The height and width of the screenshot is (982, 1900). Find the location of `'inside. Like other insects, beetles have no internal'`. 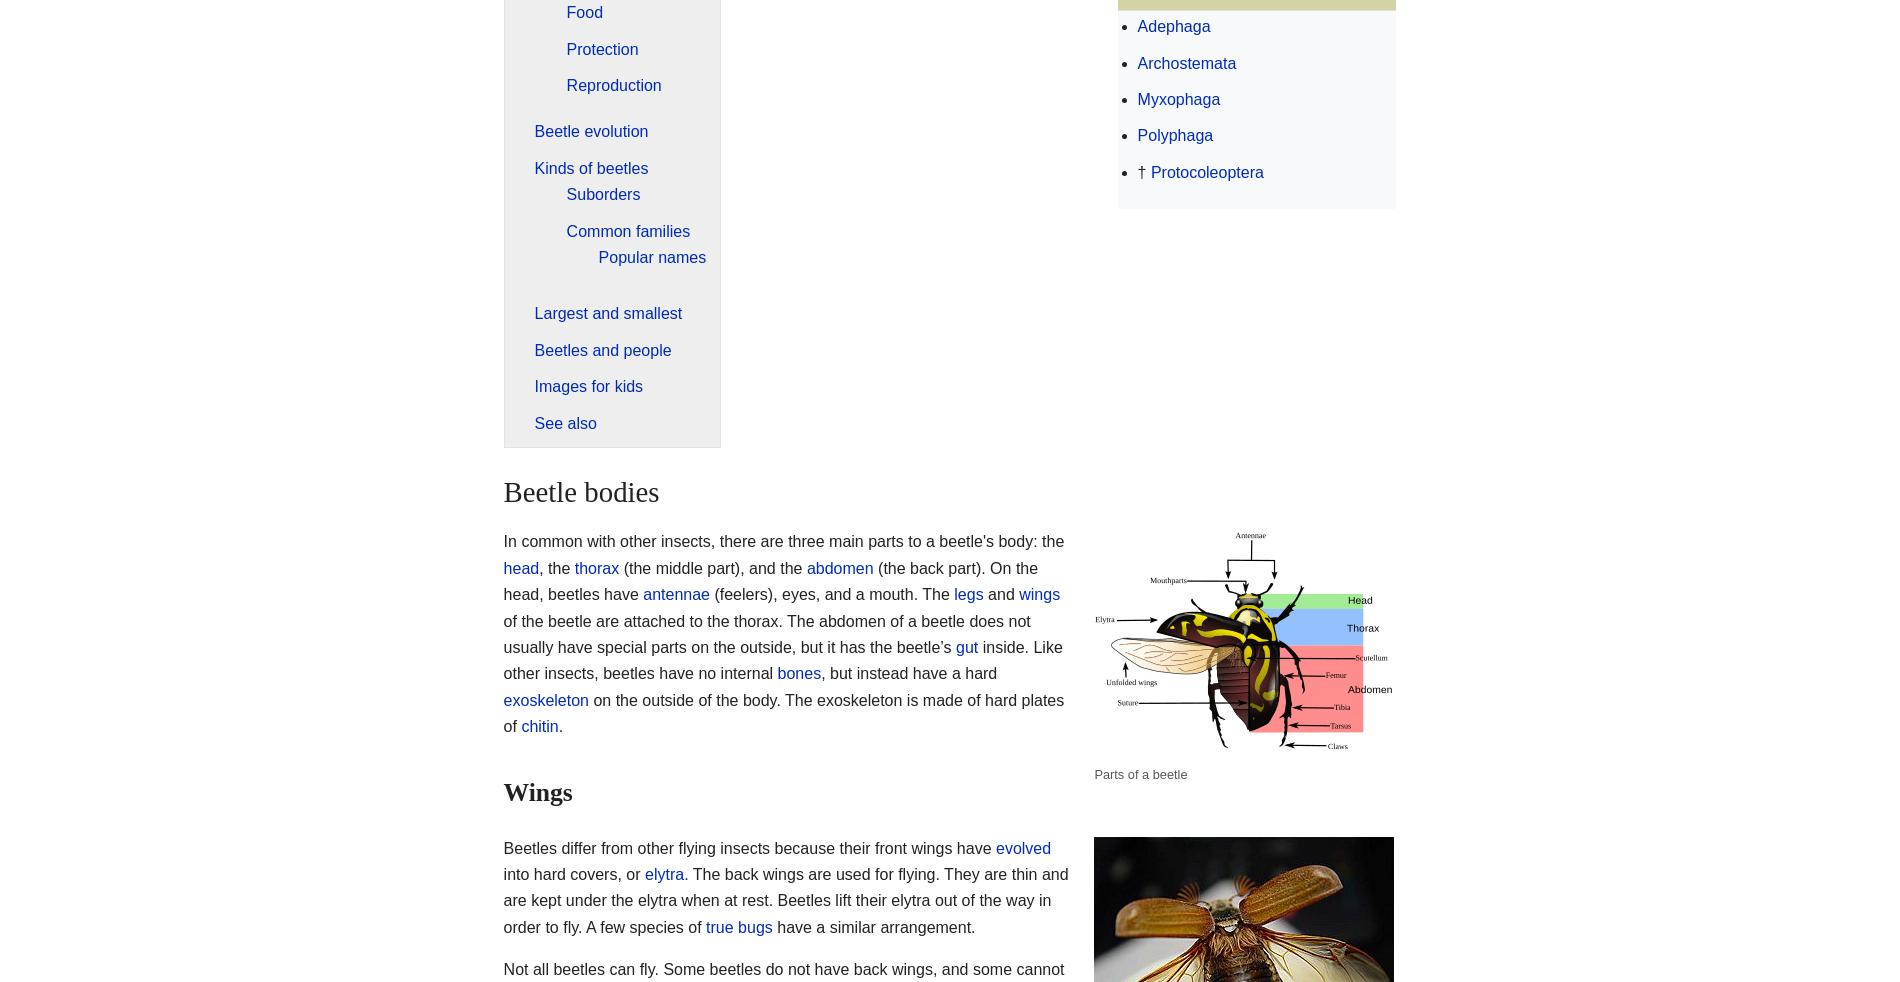

'inside. Like other insects, beetles have no internal' is located at coordinates (781, 659).